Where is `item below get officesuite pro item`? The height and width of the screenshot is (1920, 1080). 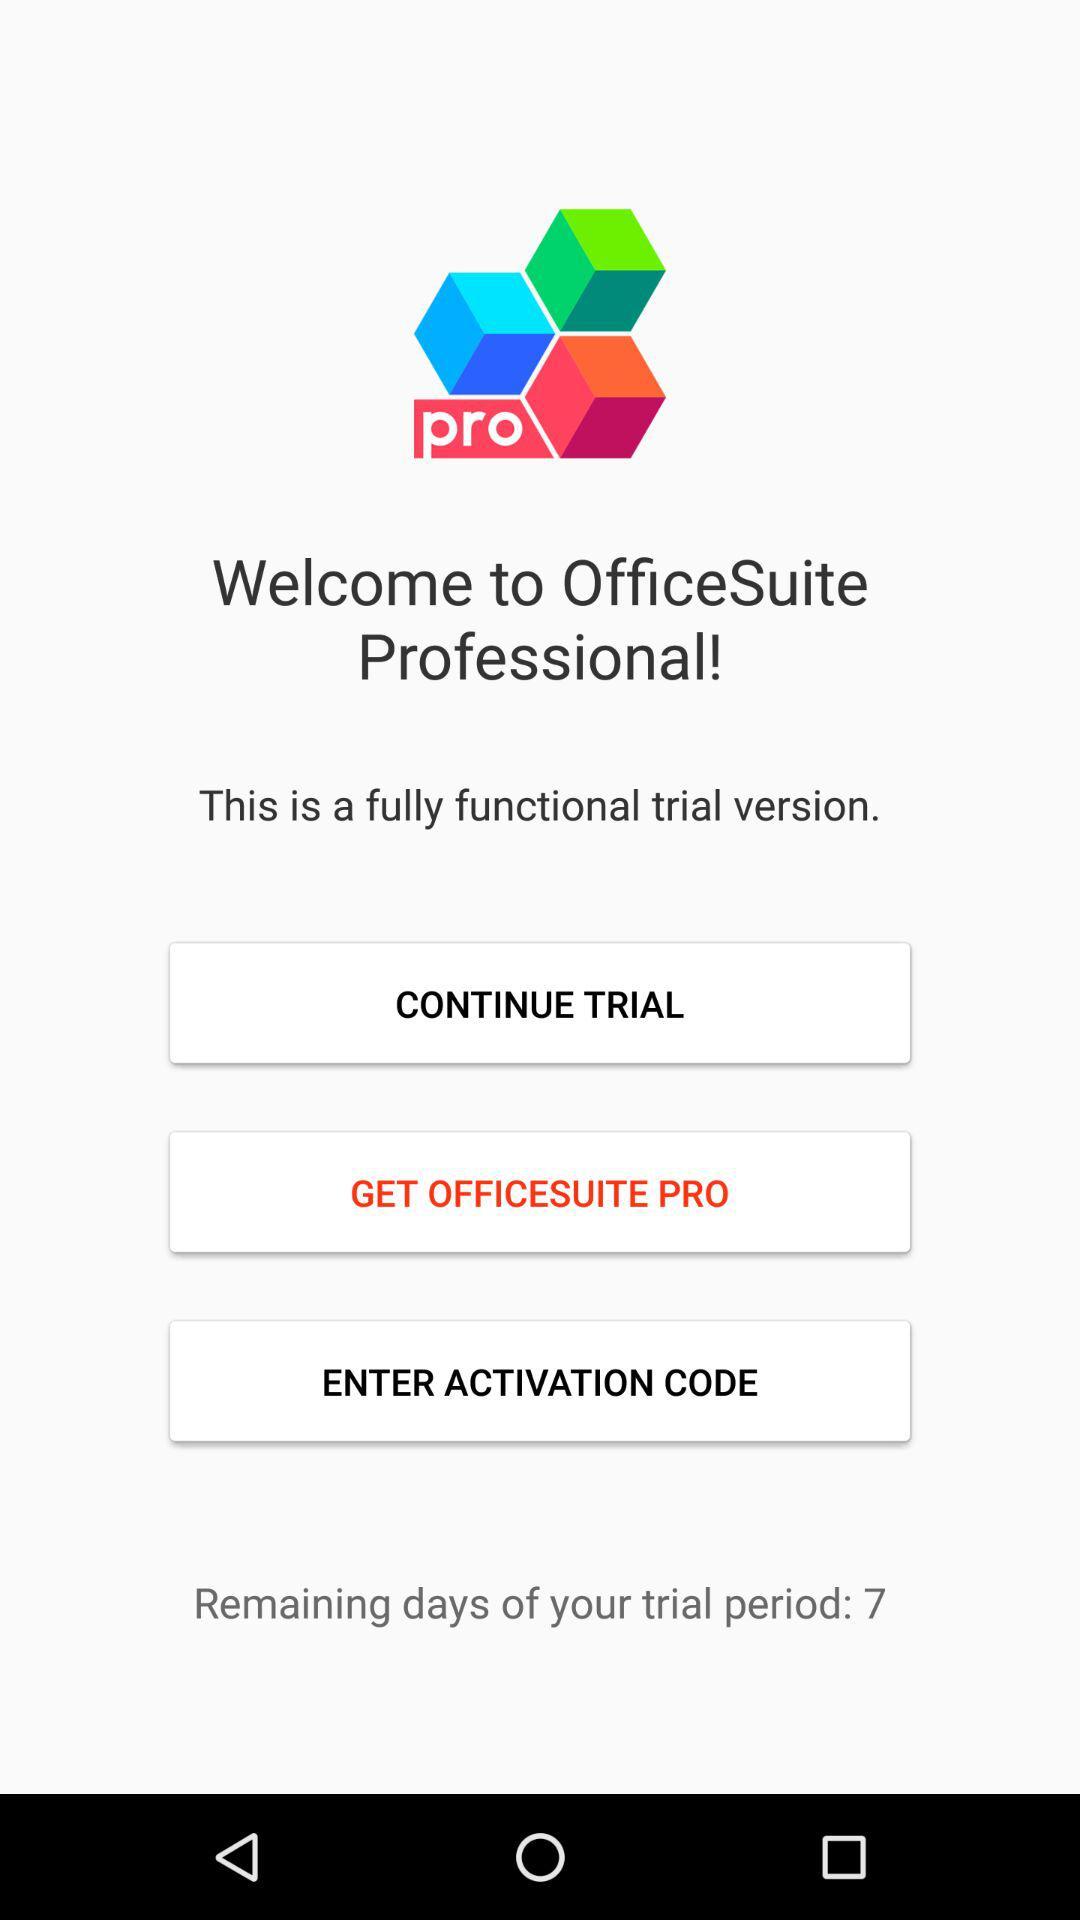 item below get officesuite pro item is located at coordinates (540, 1380).